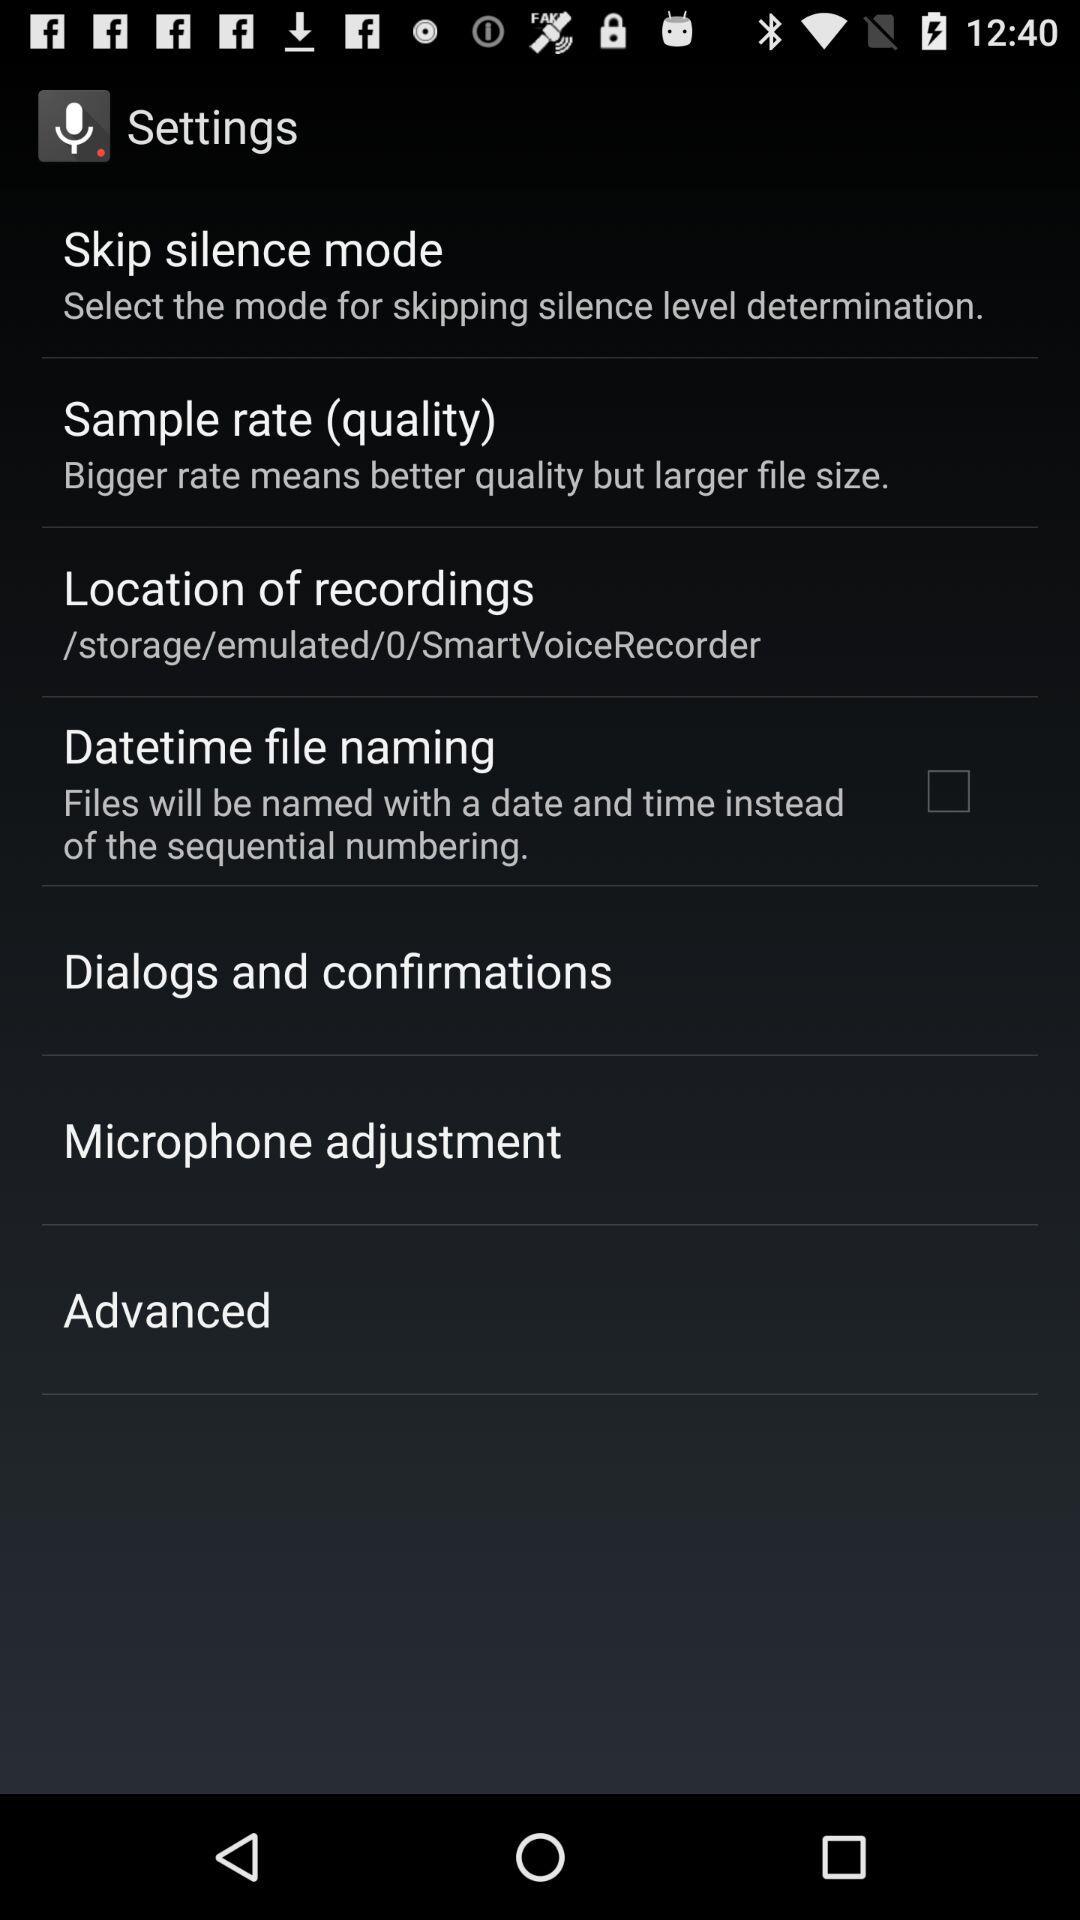 The height and width of the screenshot is (1920, 1080). What do you see at coordinates (463, 823) in the screenshot?
I see `the files will be app` at bounding box center [463, 823].